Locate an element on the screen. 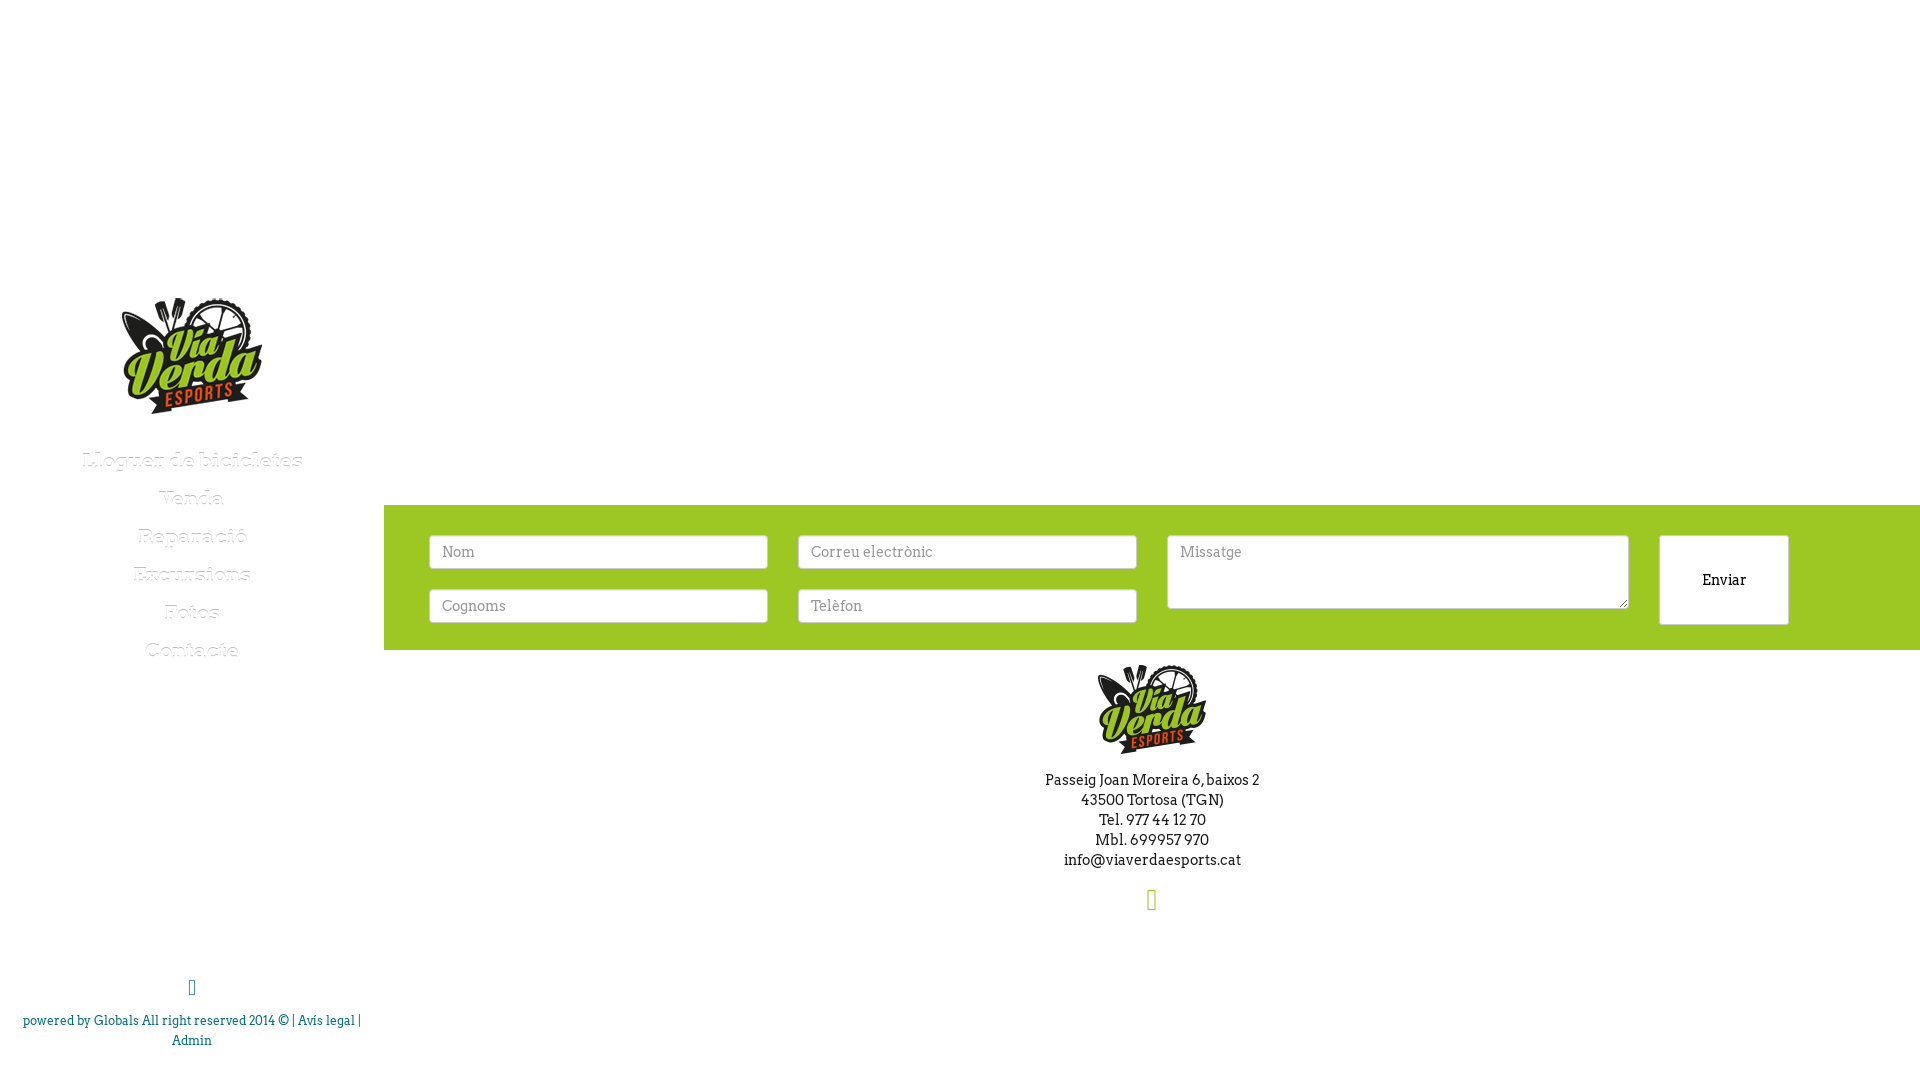 The image size is (1920, 1080). 'Contacte' is located at coordinates (192, 651).